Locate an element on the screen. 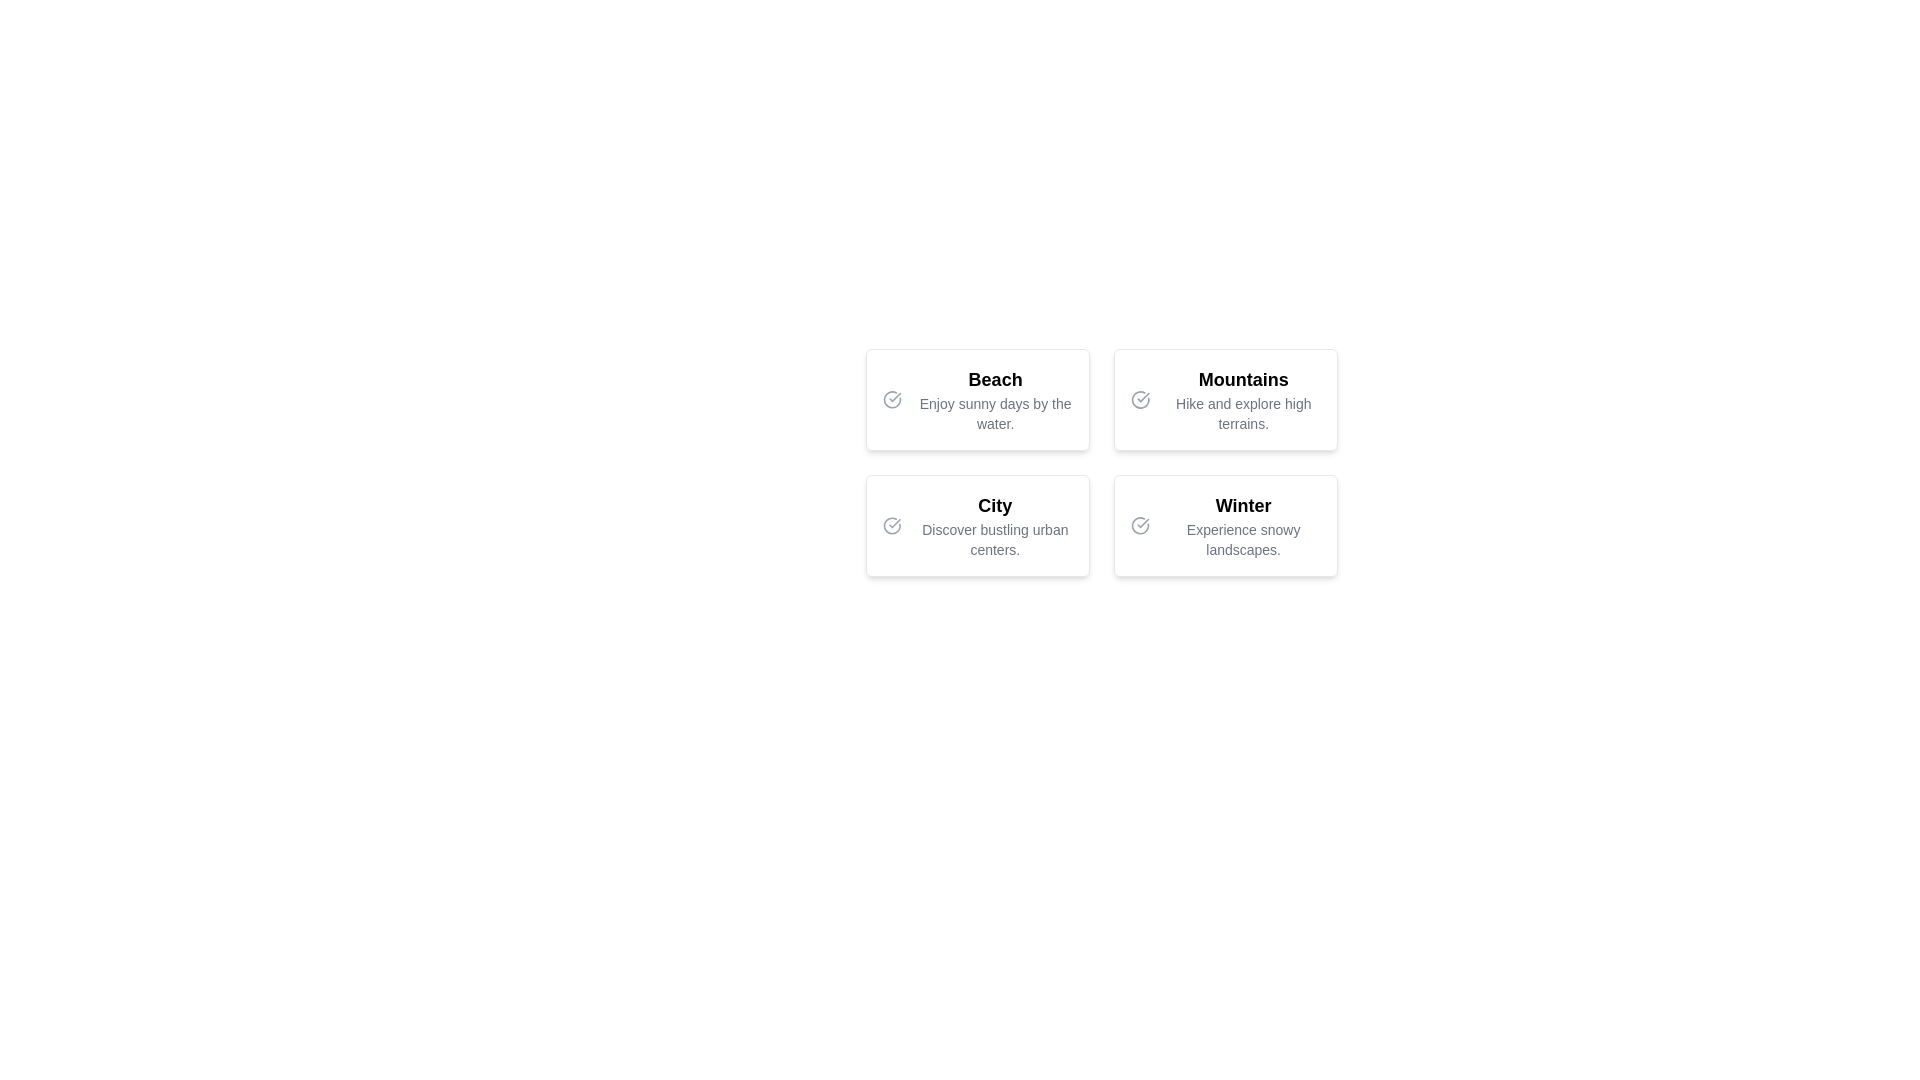 The height and width of the screenshot is (1080, 1920). the static text content providing supplementary information about the 'Winter' section, located within the 'Winter' card and positioned below the title is located at coordinates (1242, 540).